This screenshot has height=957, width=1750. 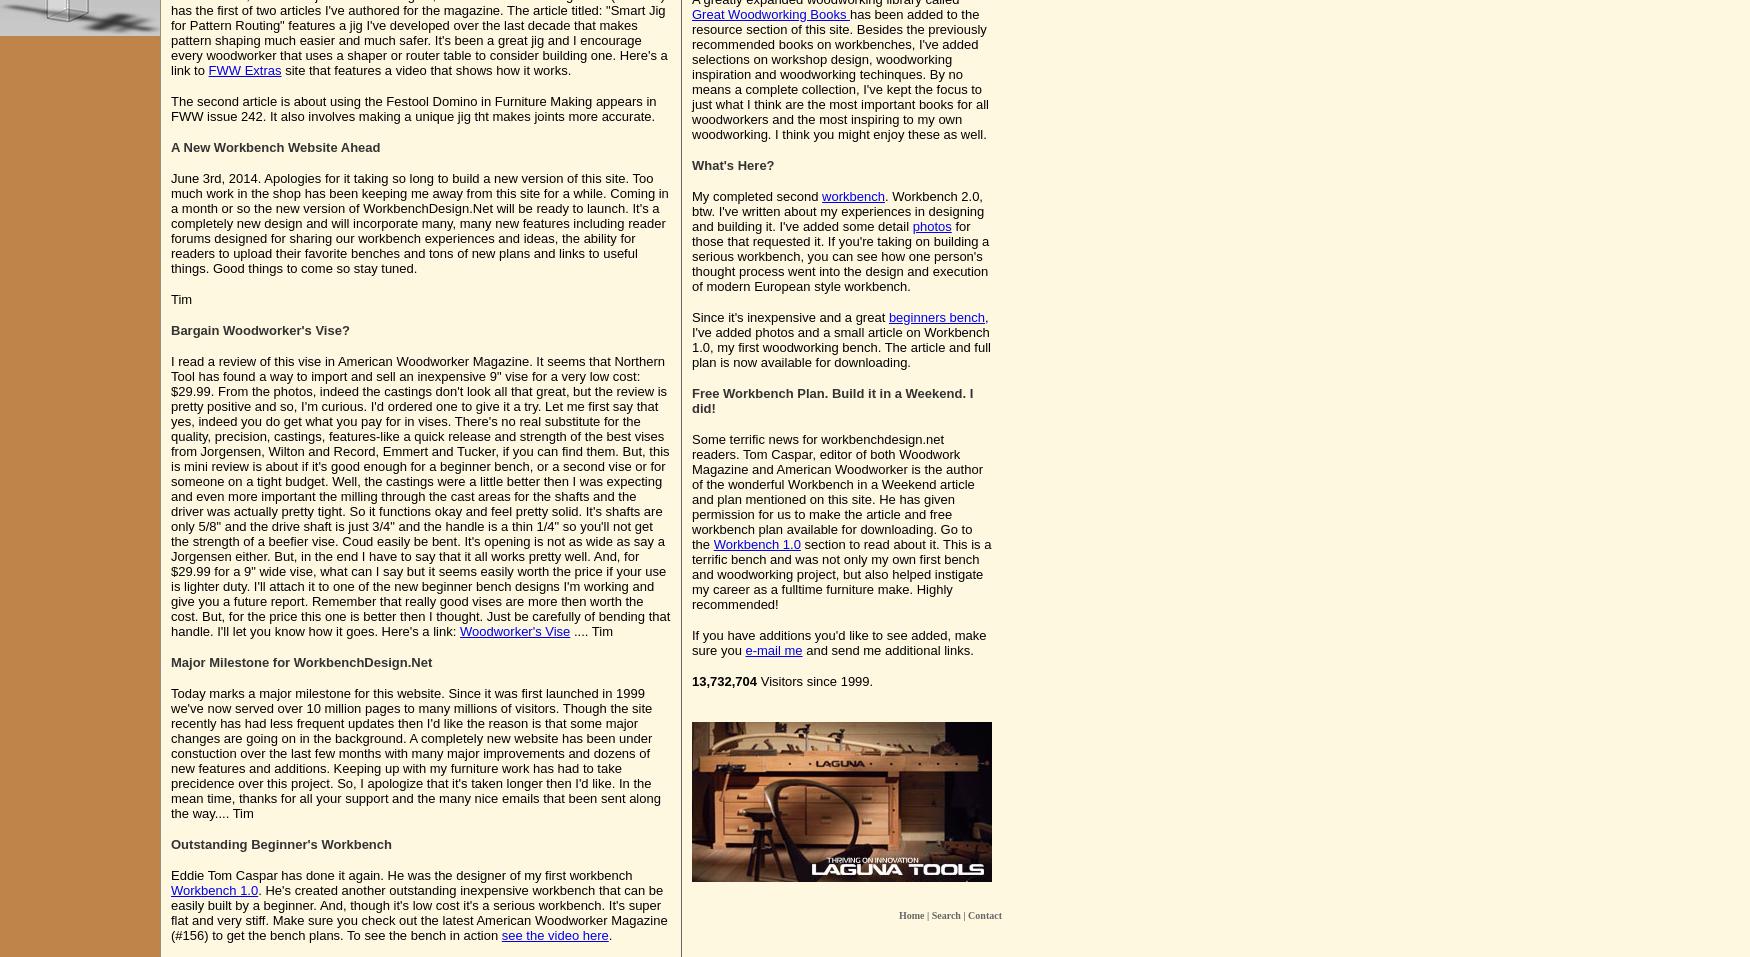 What do you see at coordinates (691, 195) in the screenshot?
I see `'My 
                    completed second'` at bounding box center [691, 195].